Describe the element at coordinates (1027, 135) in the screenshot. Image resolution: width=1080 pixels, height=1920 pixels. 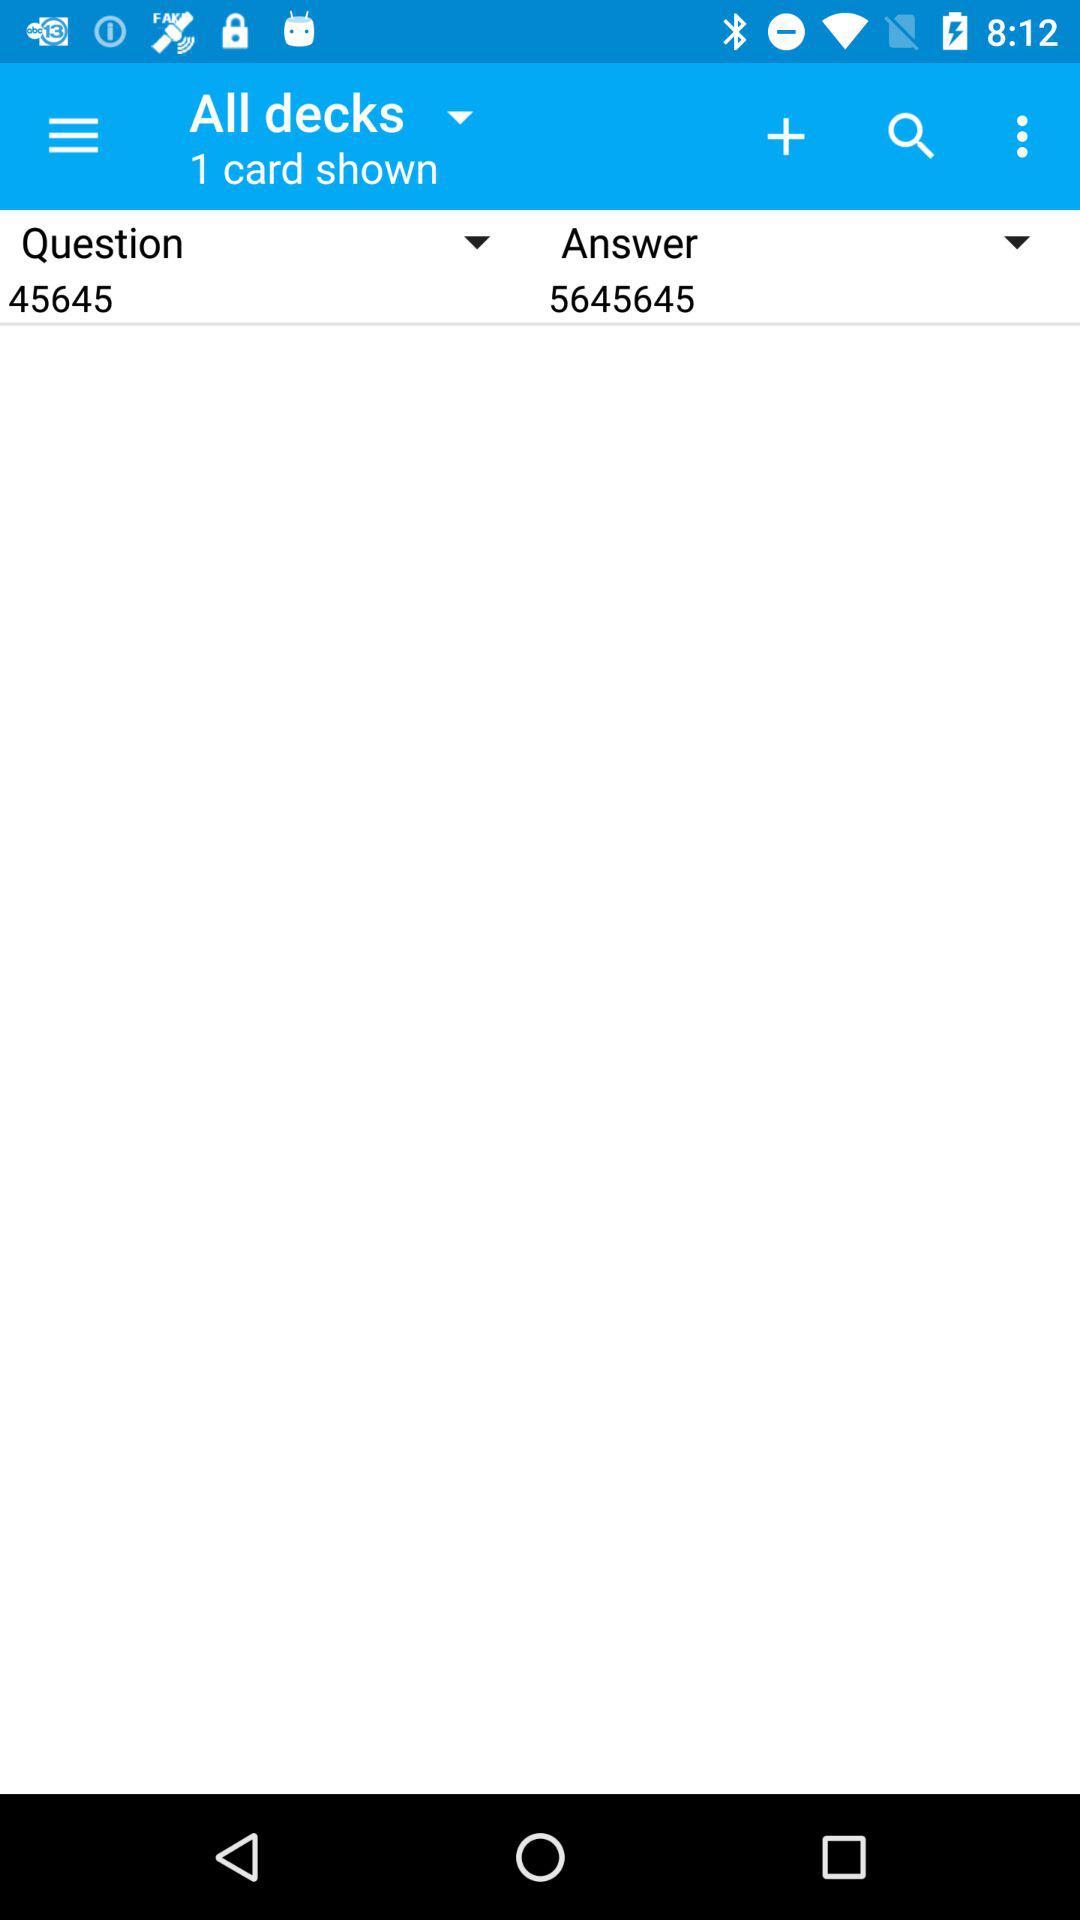
I see `item above the 5645645 item` at that location.